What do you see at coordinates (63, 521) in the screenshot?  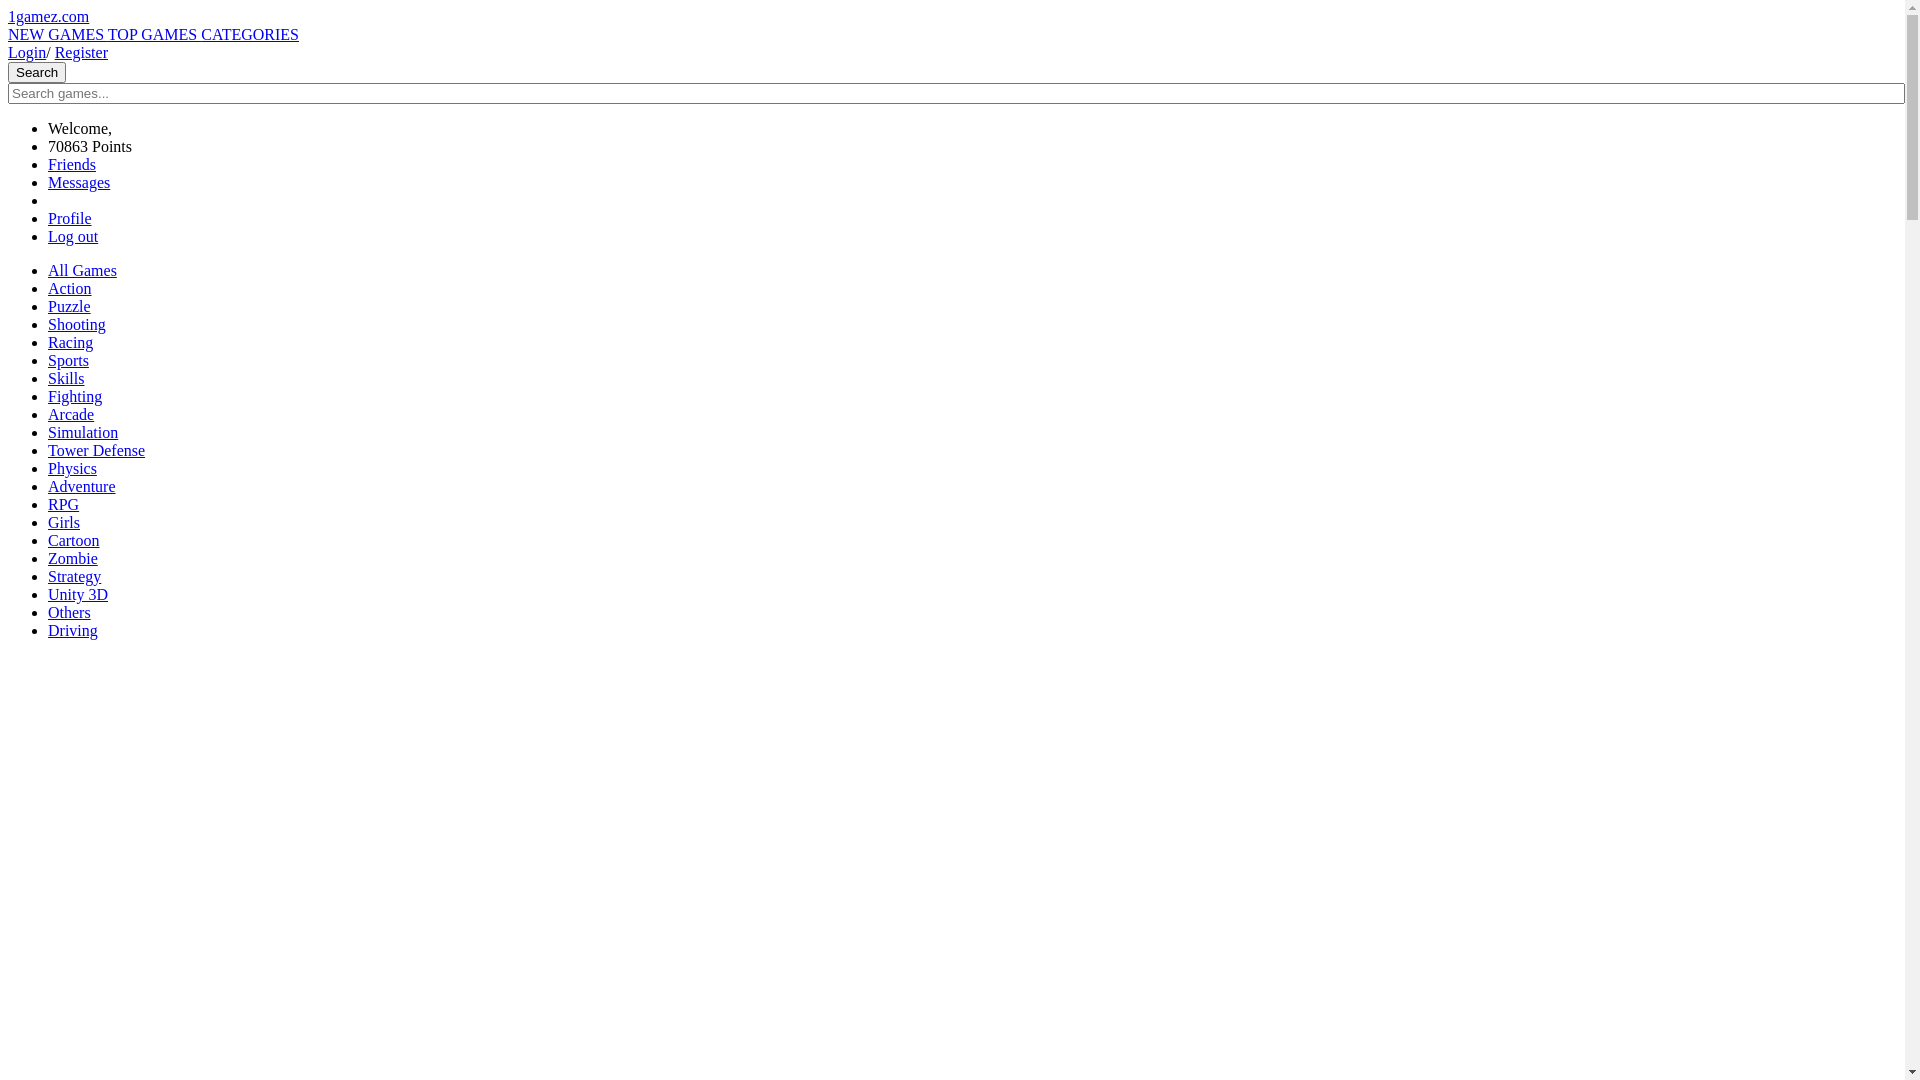 I see `'Girls'` at bounding box center [63, 521].